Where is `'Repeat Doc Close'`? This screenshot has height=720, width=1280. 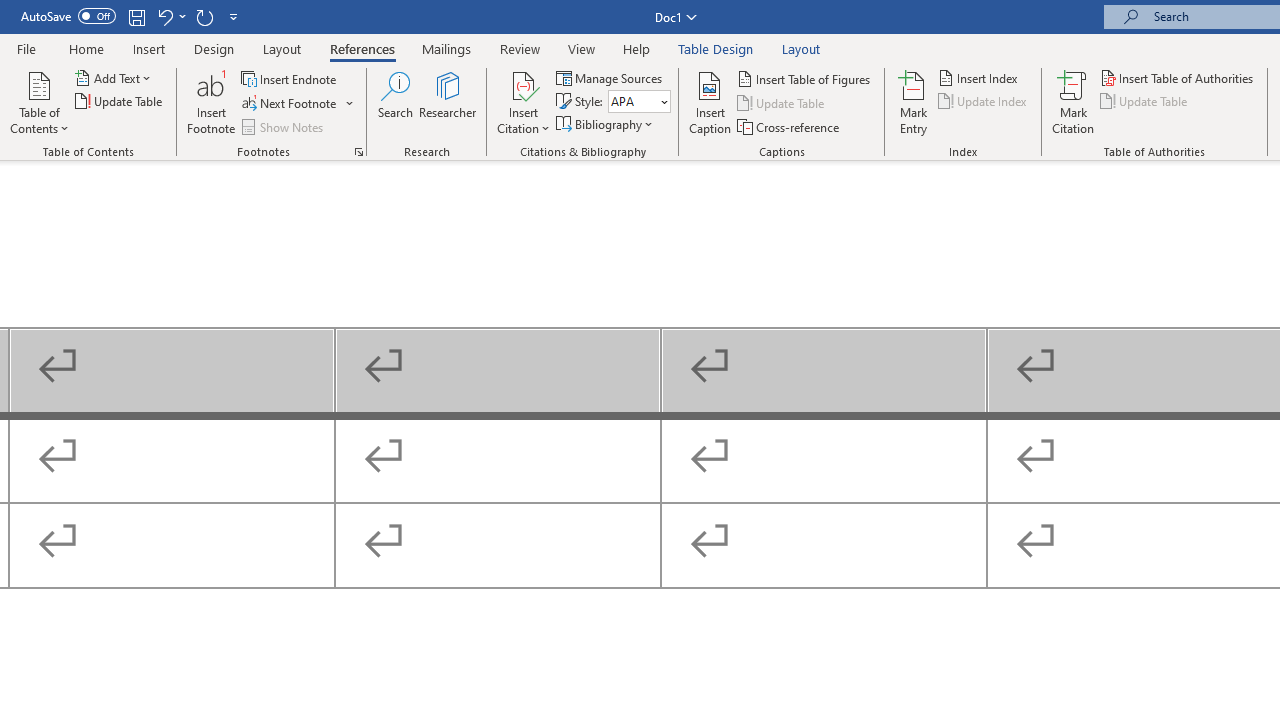
'Repeat Doc Close' is located at coordinates (204, 16).